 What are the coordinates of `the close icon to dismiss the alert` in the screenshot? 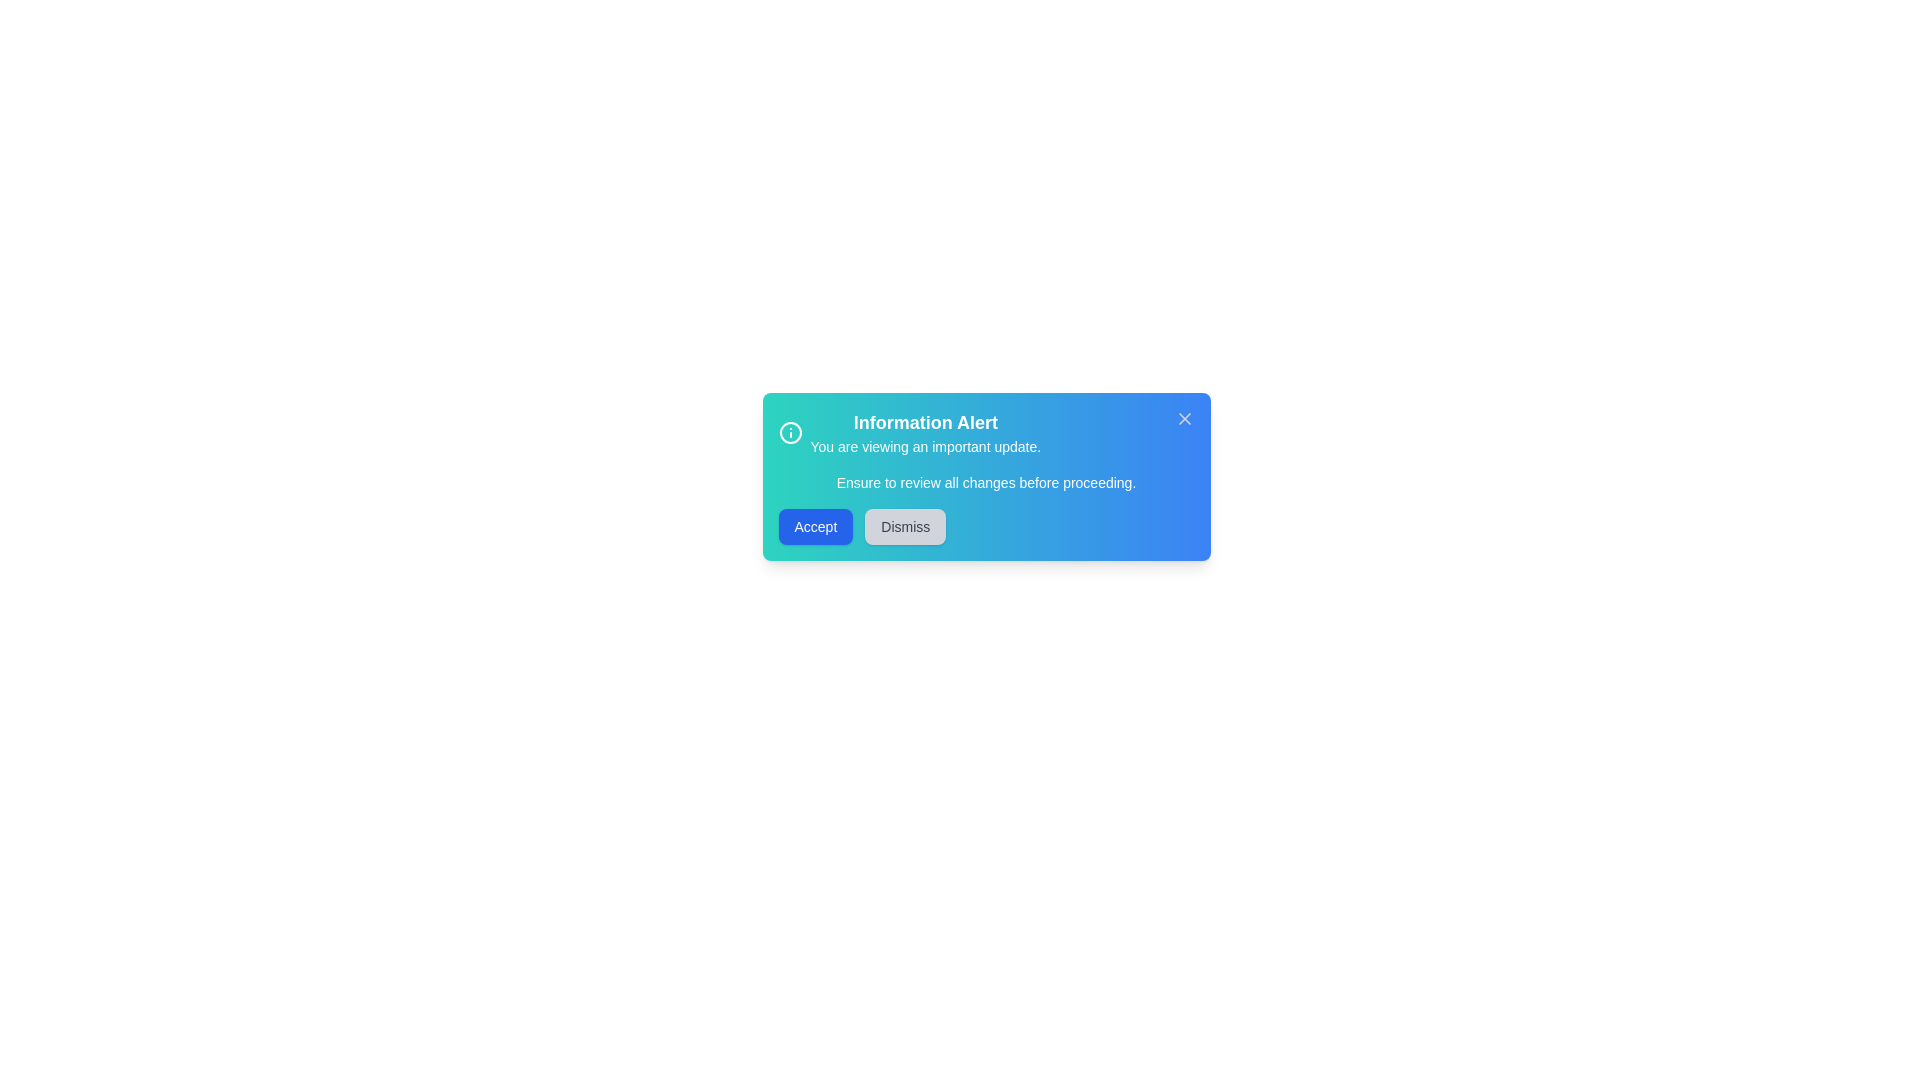 It's located at (1184, 418).